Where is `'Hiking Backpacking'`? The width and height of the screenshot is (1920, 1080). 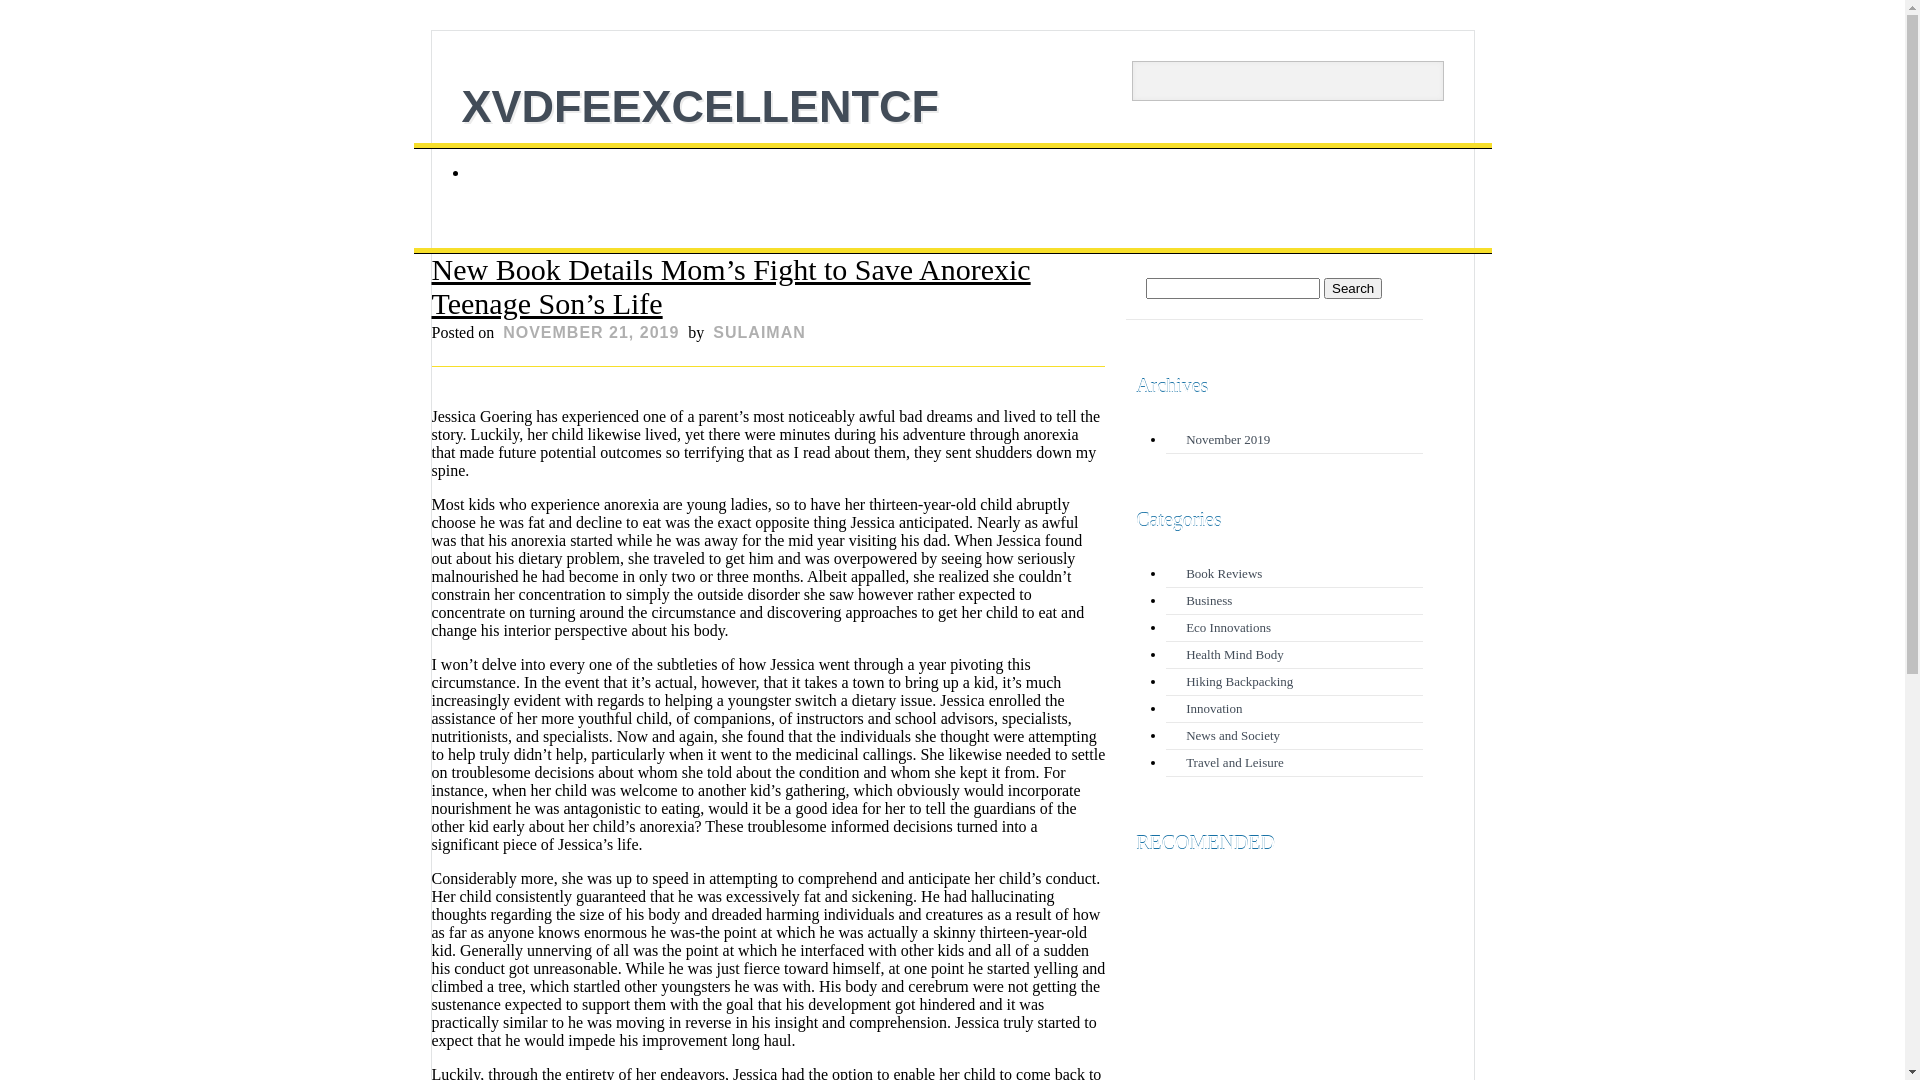 'Hiking Backpacking' is located at coordinates (1238, 680).